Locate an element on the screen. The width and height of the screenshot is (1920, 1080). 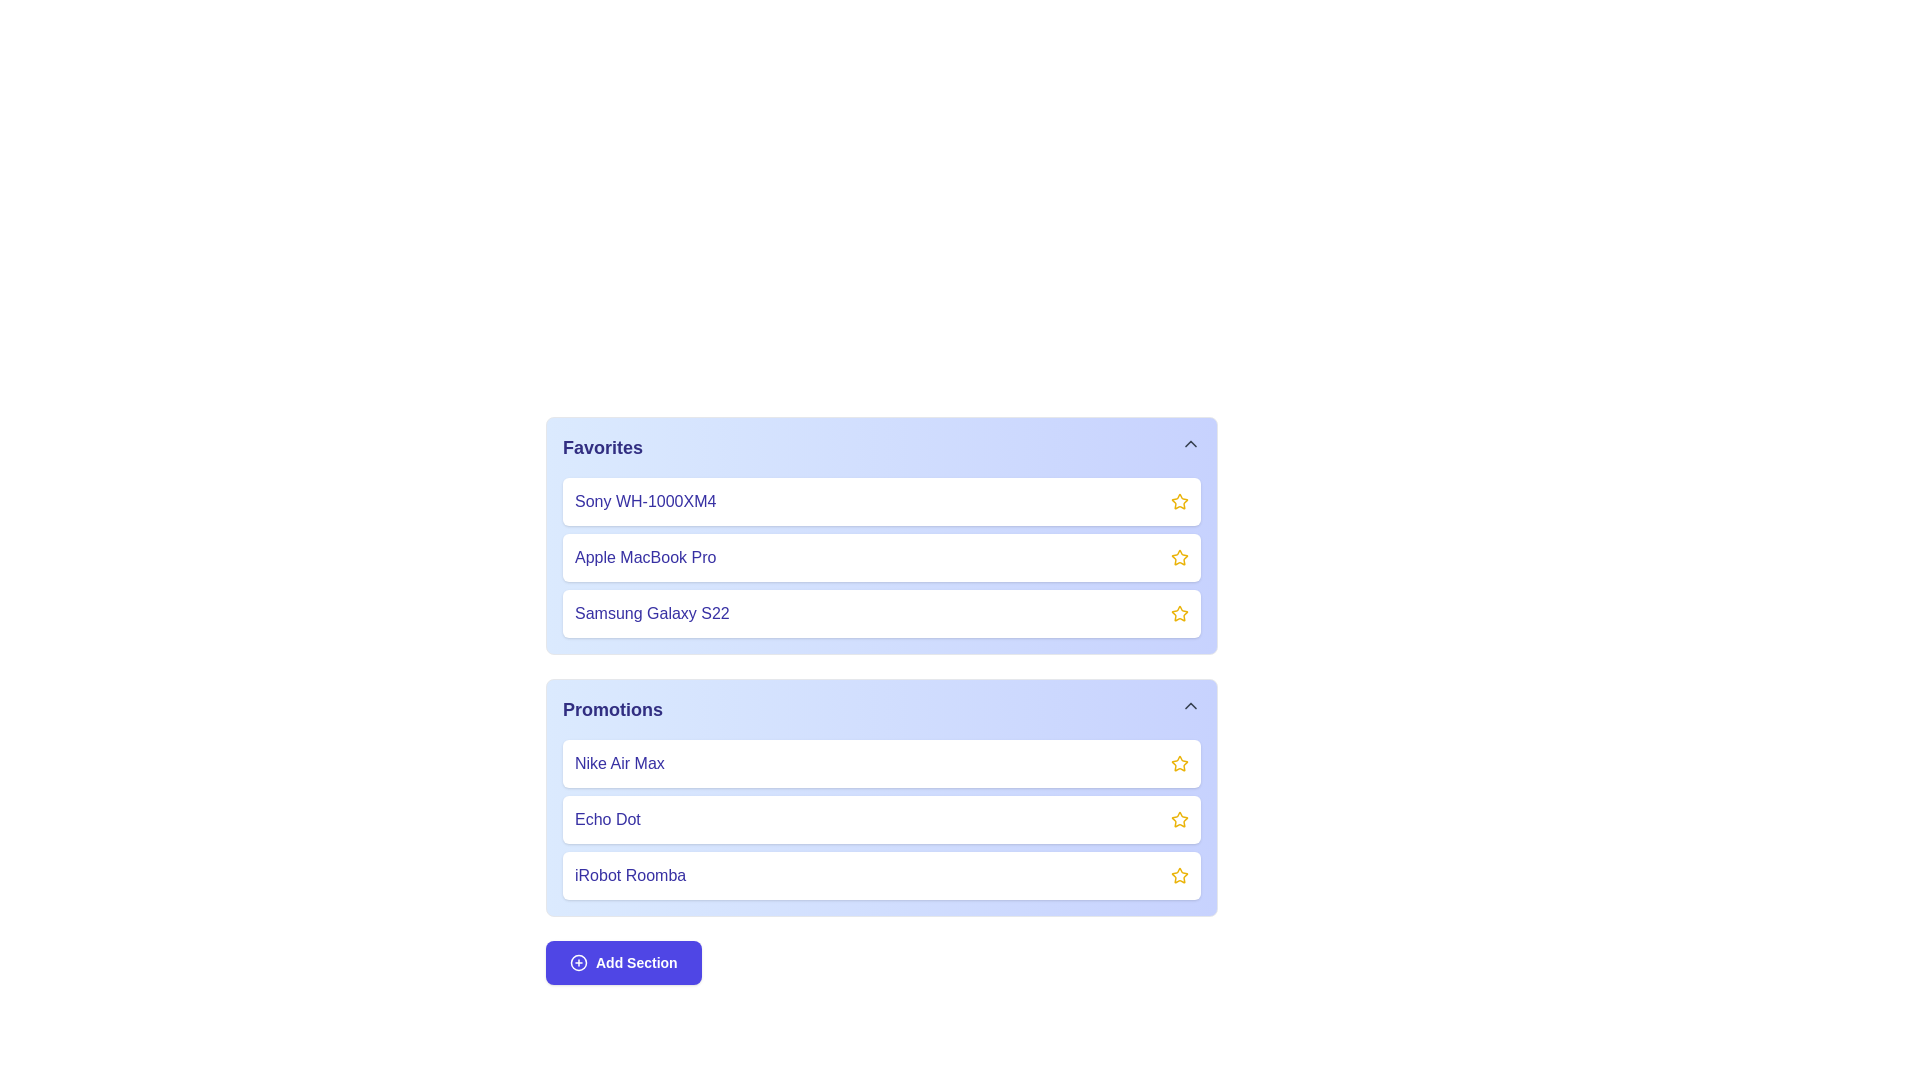
the star icon to favorite the item Sony WH-1000XM4 is located at coordinates (1180, 500).